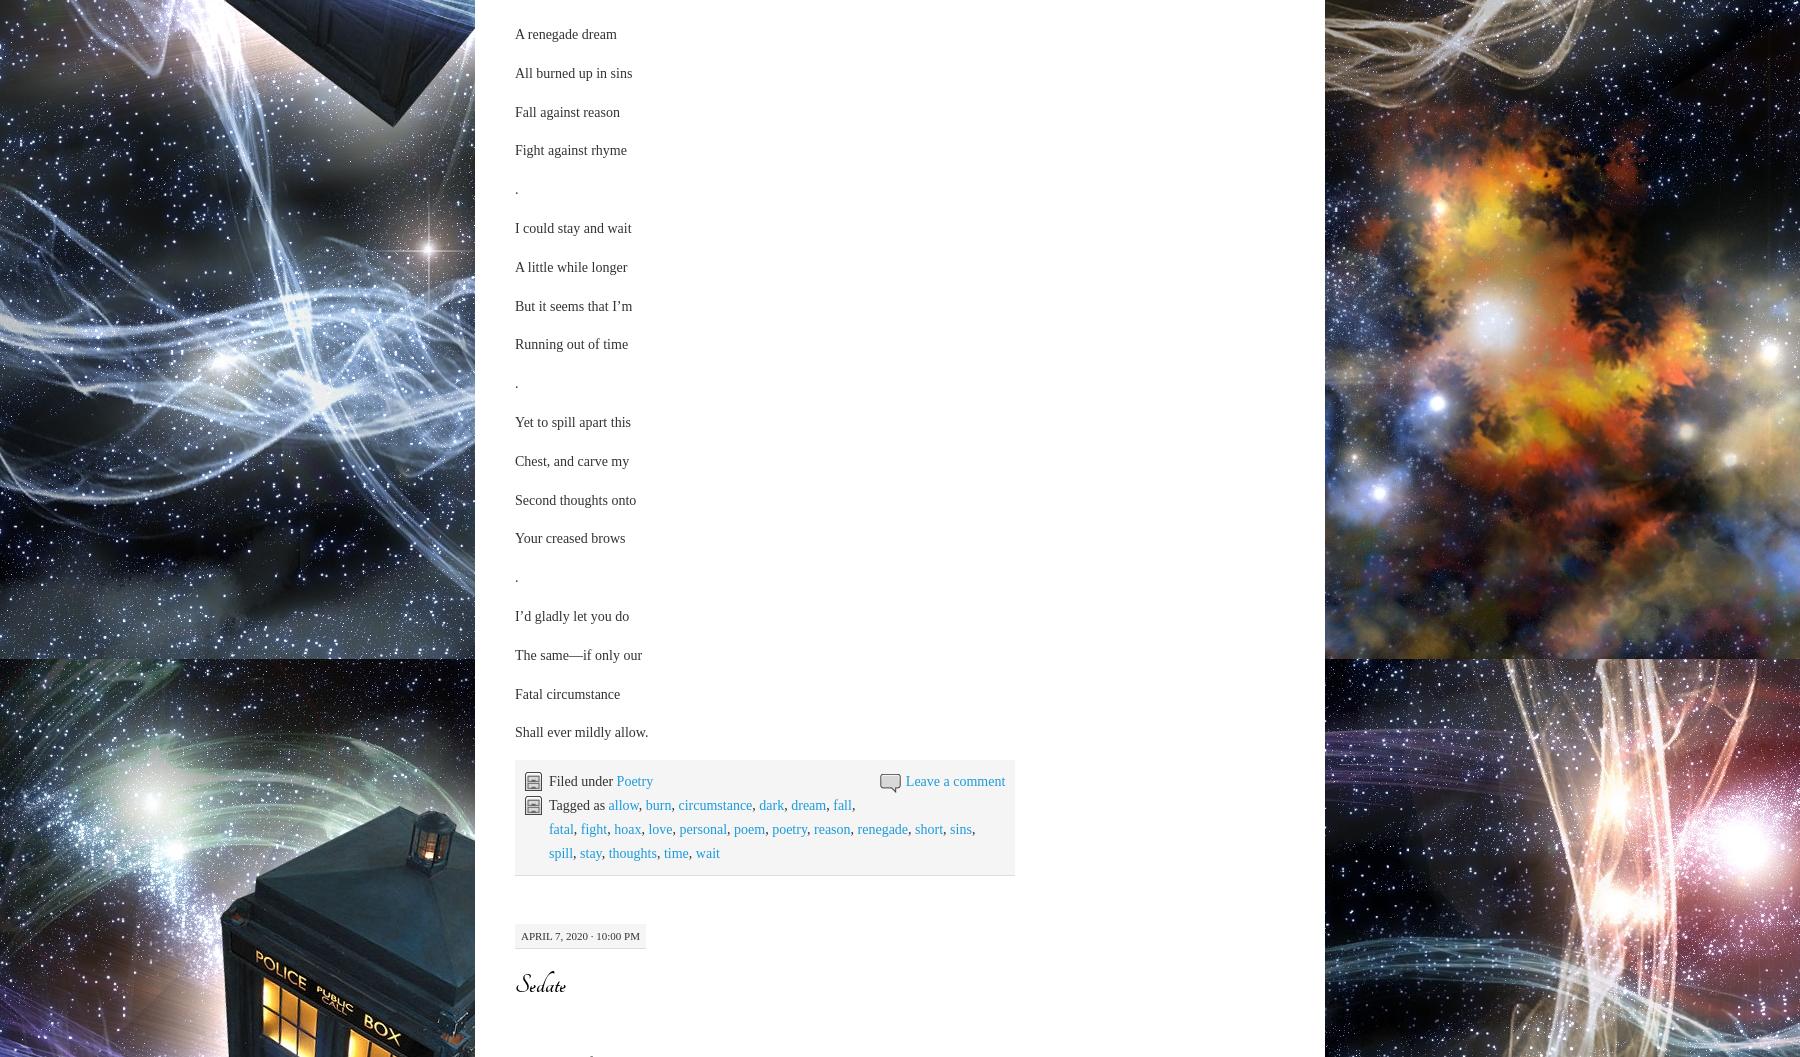 This screenshot has height=1057, width=1800. I want to click on 'thoughts', so click(960, 945).